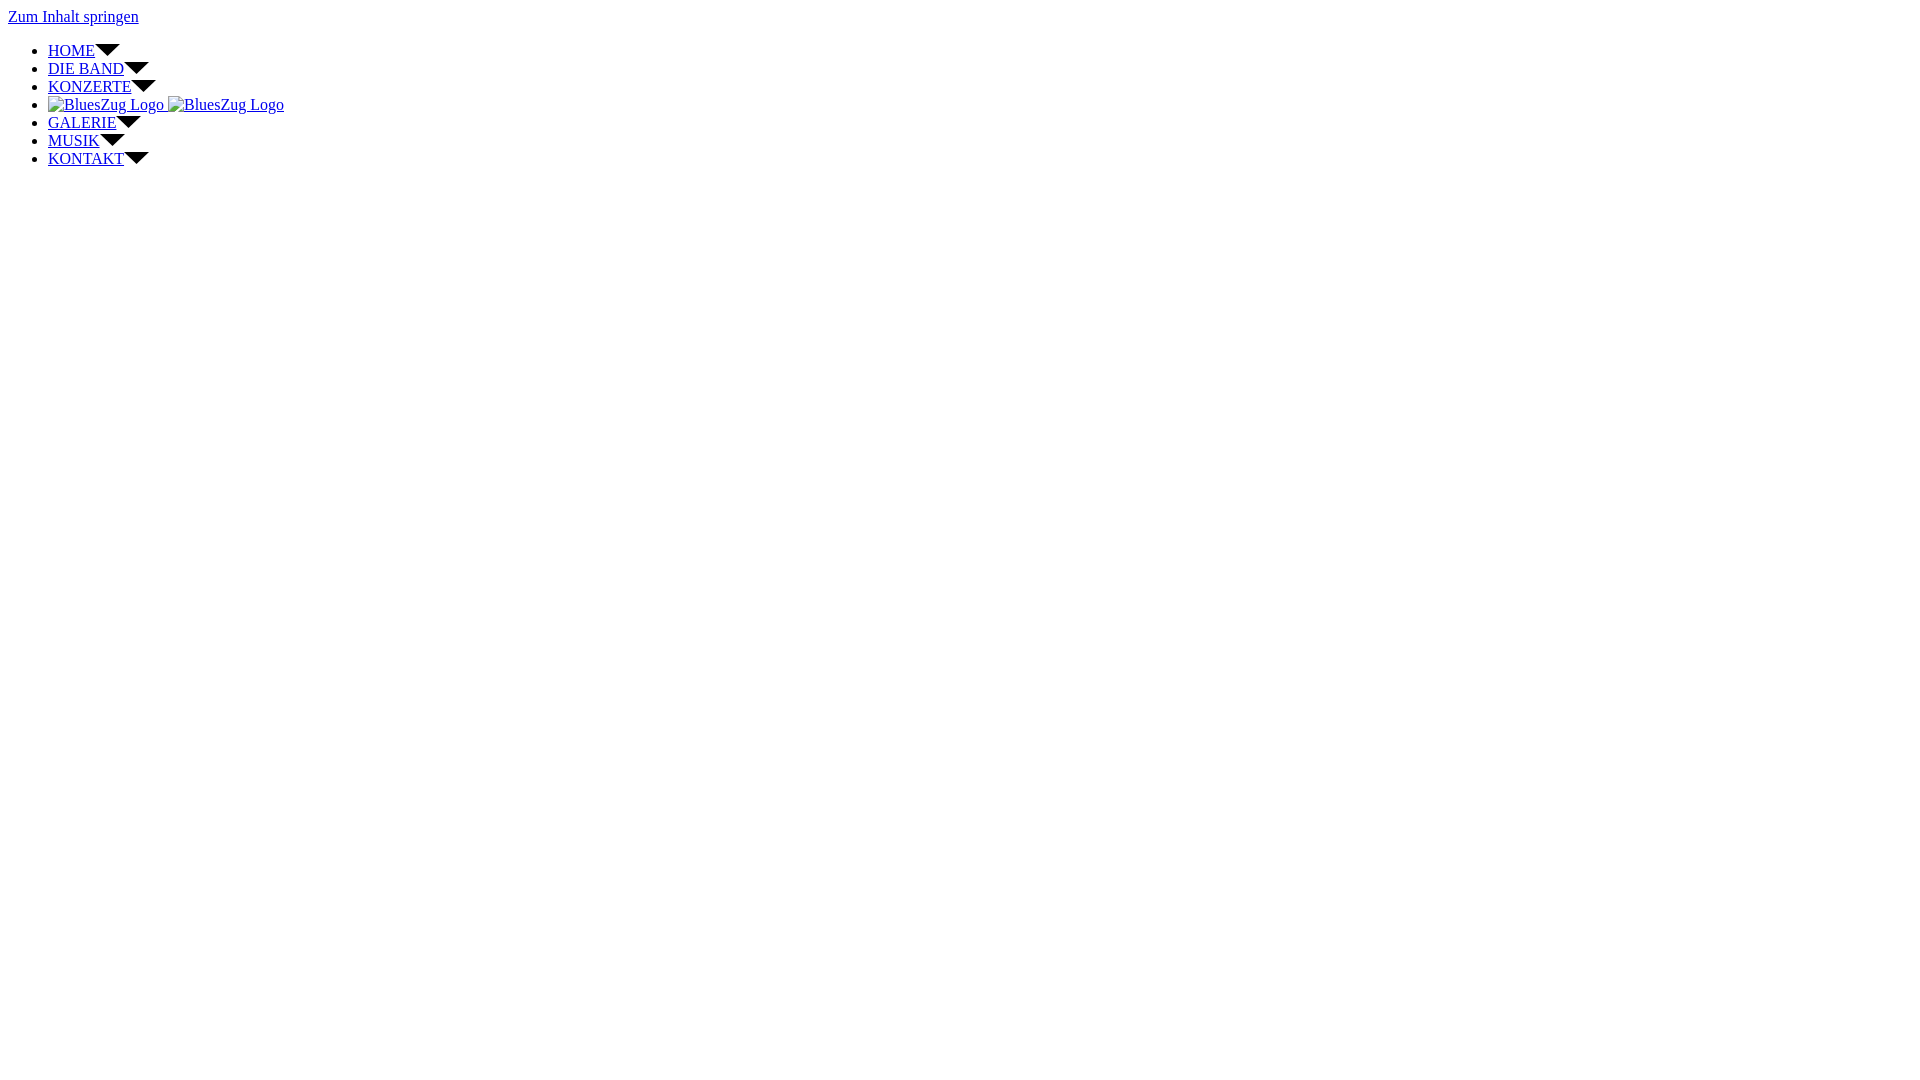  What do you see at coordinates (73, 16) in the screenshot?
I see `'Zum Inhalt springen'` at bounding box center [73, 16].